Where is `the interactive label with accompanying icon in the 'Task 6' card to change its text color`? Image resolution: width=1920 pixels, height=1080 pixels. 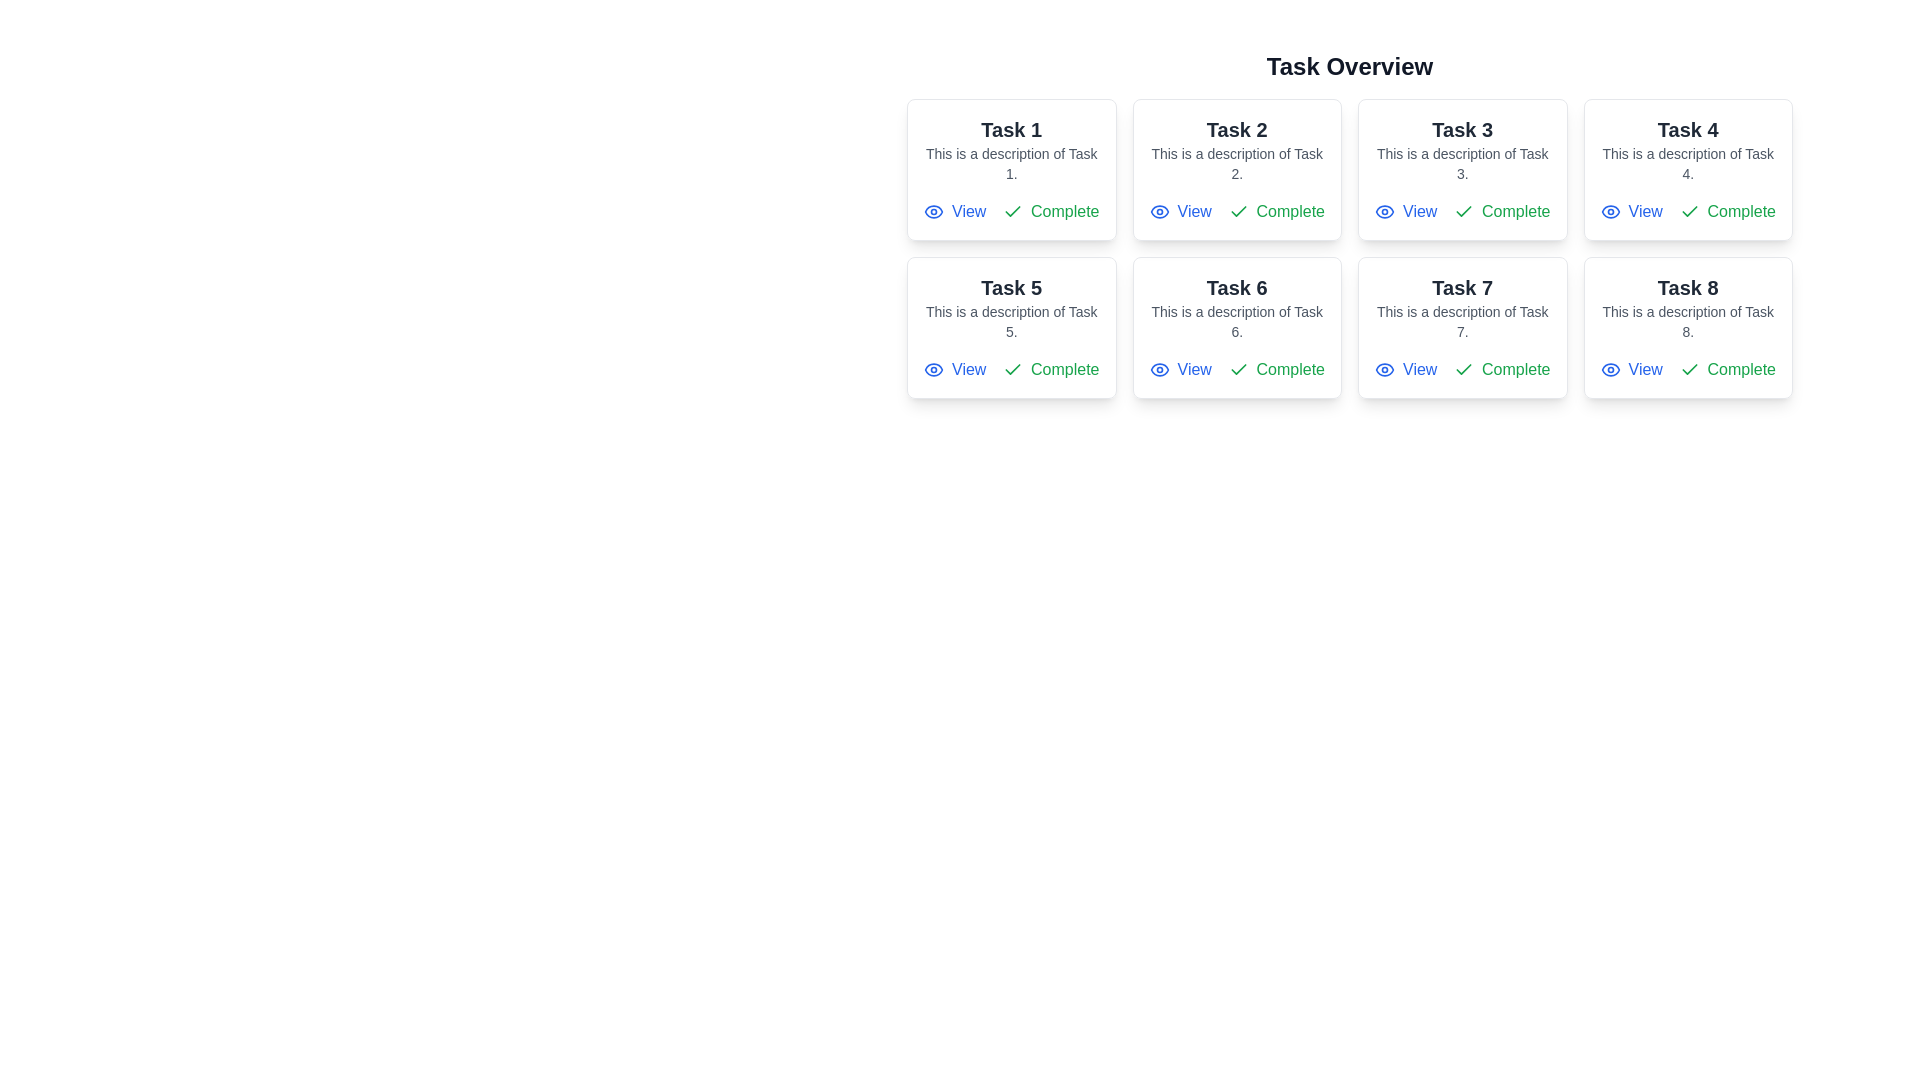
the interactive label with accompanying icon in the 'Task 6' card to change its text color is located at coordinates (1275, 370).